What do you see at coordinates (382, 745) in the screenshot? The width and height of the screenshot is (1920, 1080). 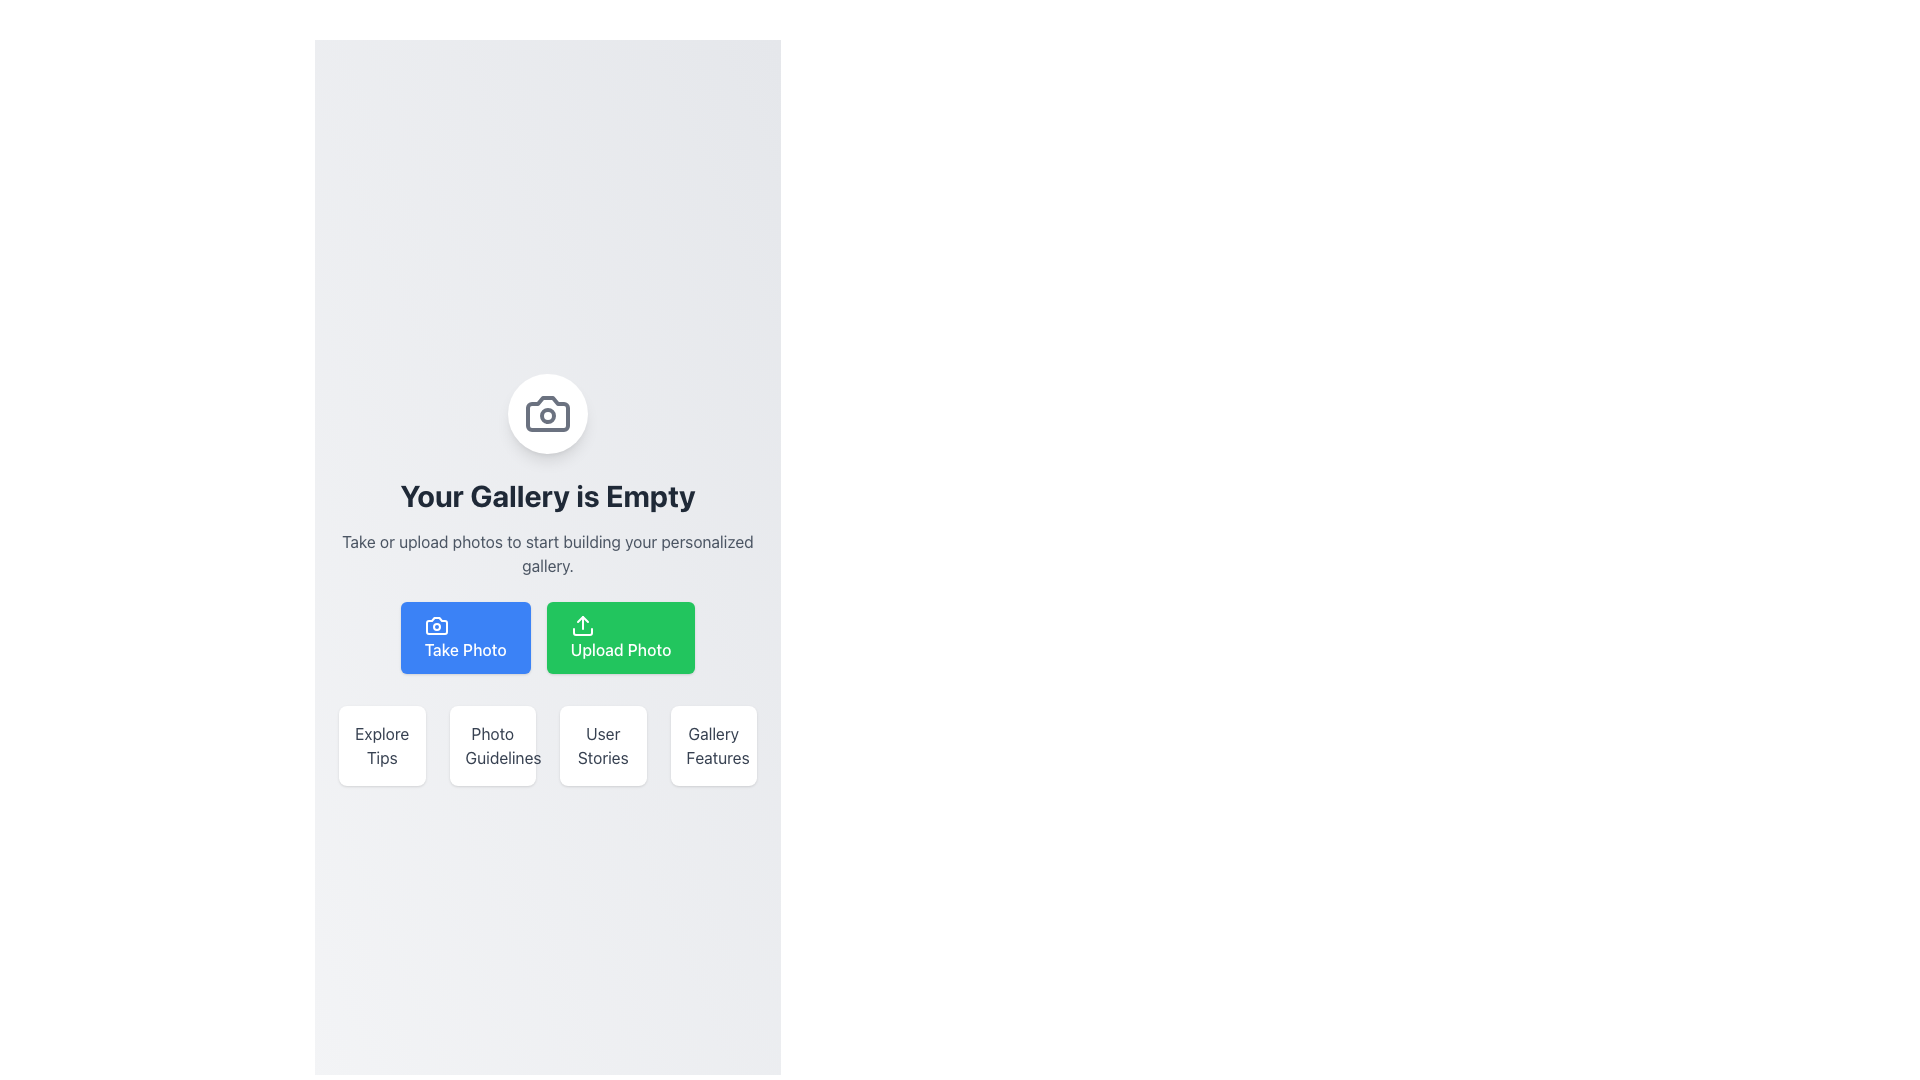 I see `the 'Explore Tips' text element within the first card of the grid layout to trigger the hover effect` at bounding box center [382, 745].